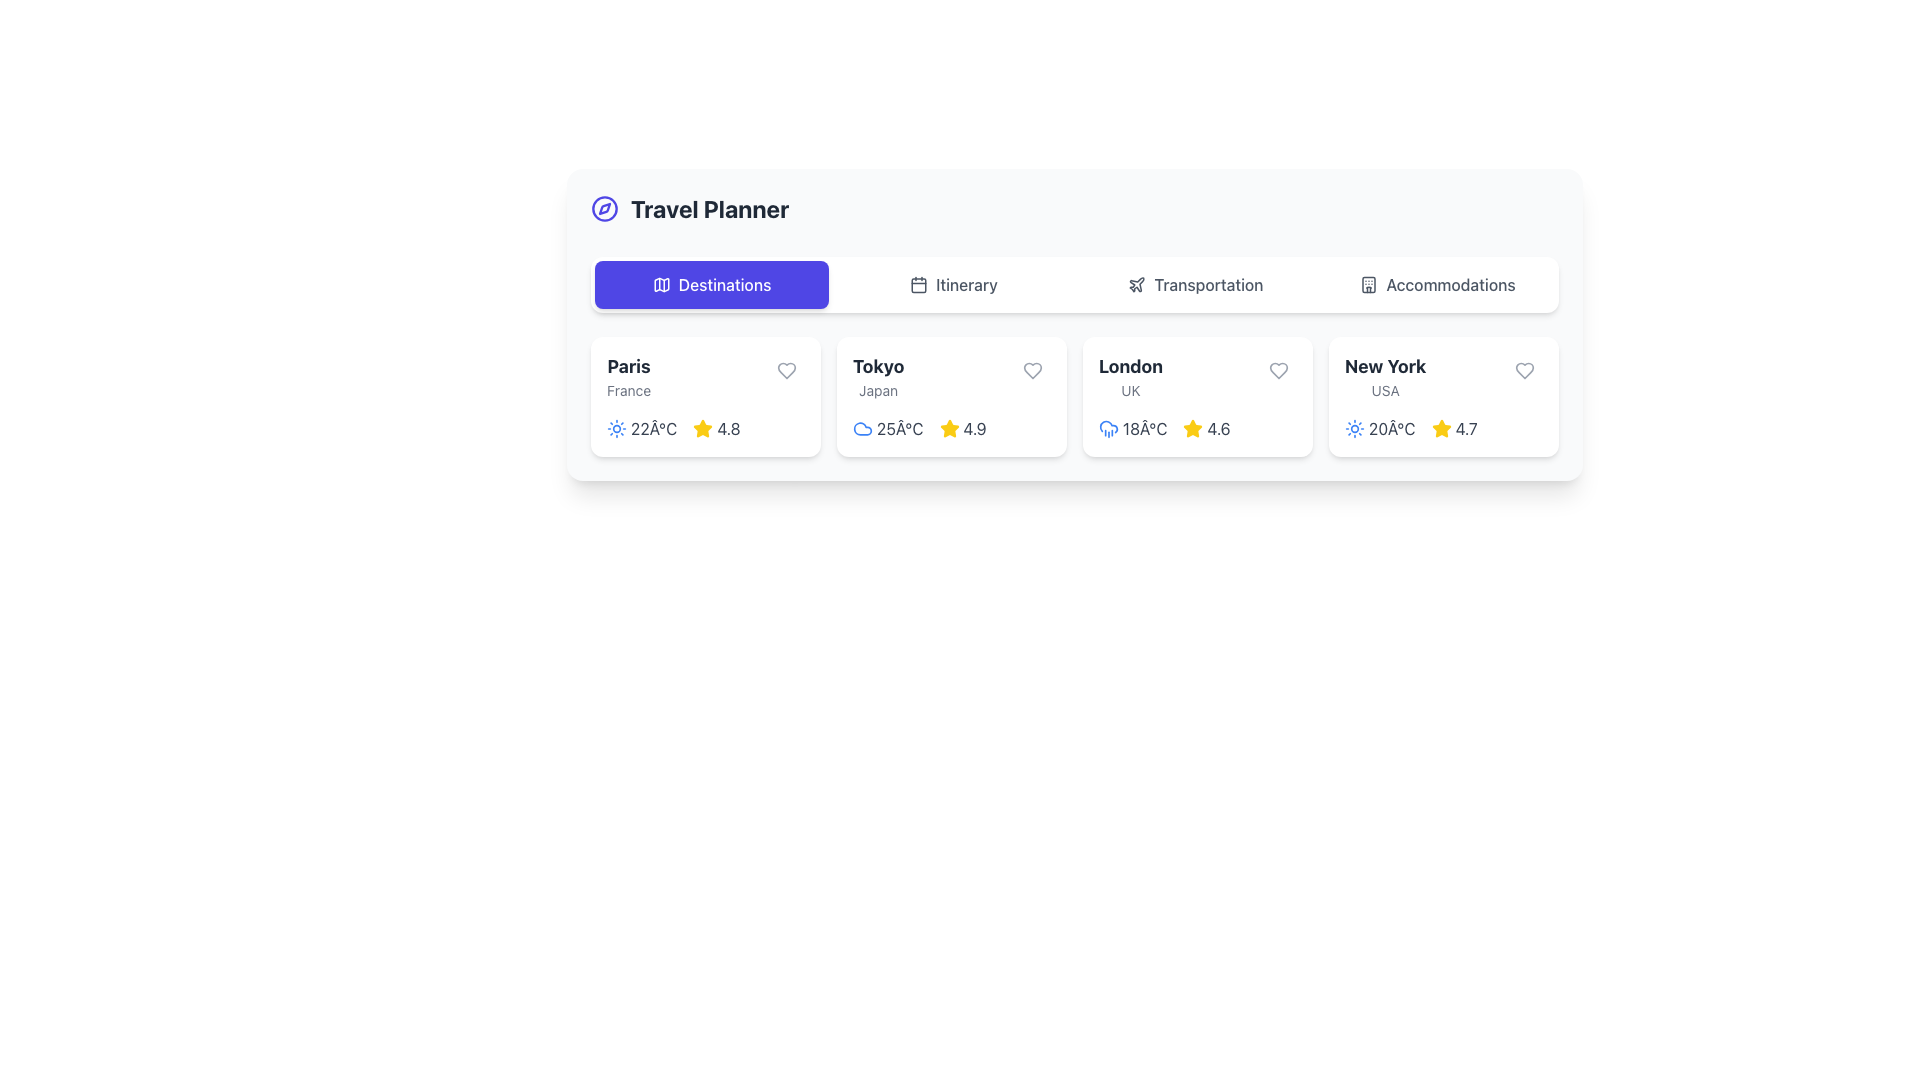  Describe the element at coordinates (963, 427) in the screenshot. I see `the rating indicator element displaying a yellow star icon and the text '4.9' next to 'Tokyo, Japan' below '25°C' in the third card` at that location.